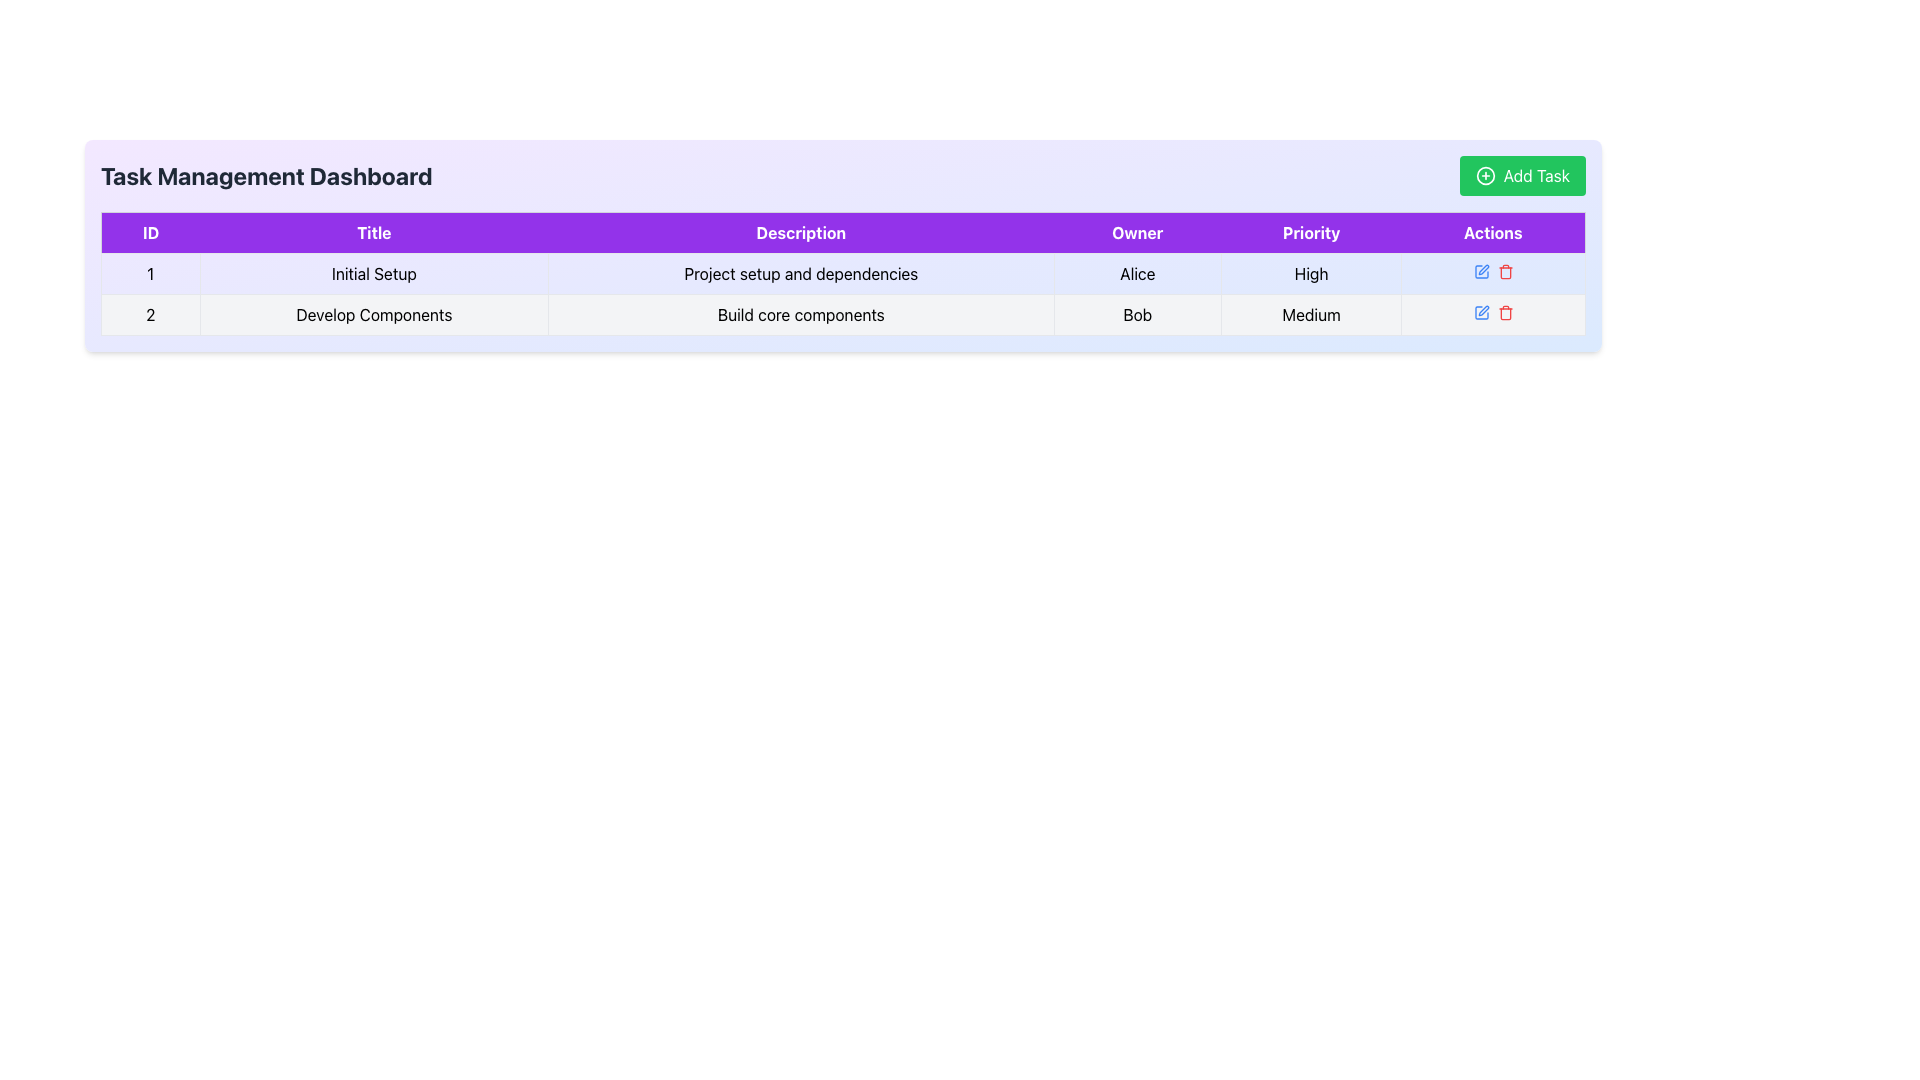  I want to click on the static text element that presents the title of a task, located under the 'Title' column in a table, adjacent to the ID '1', so click(374, 273).